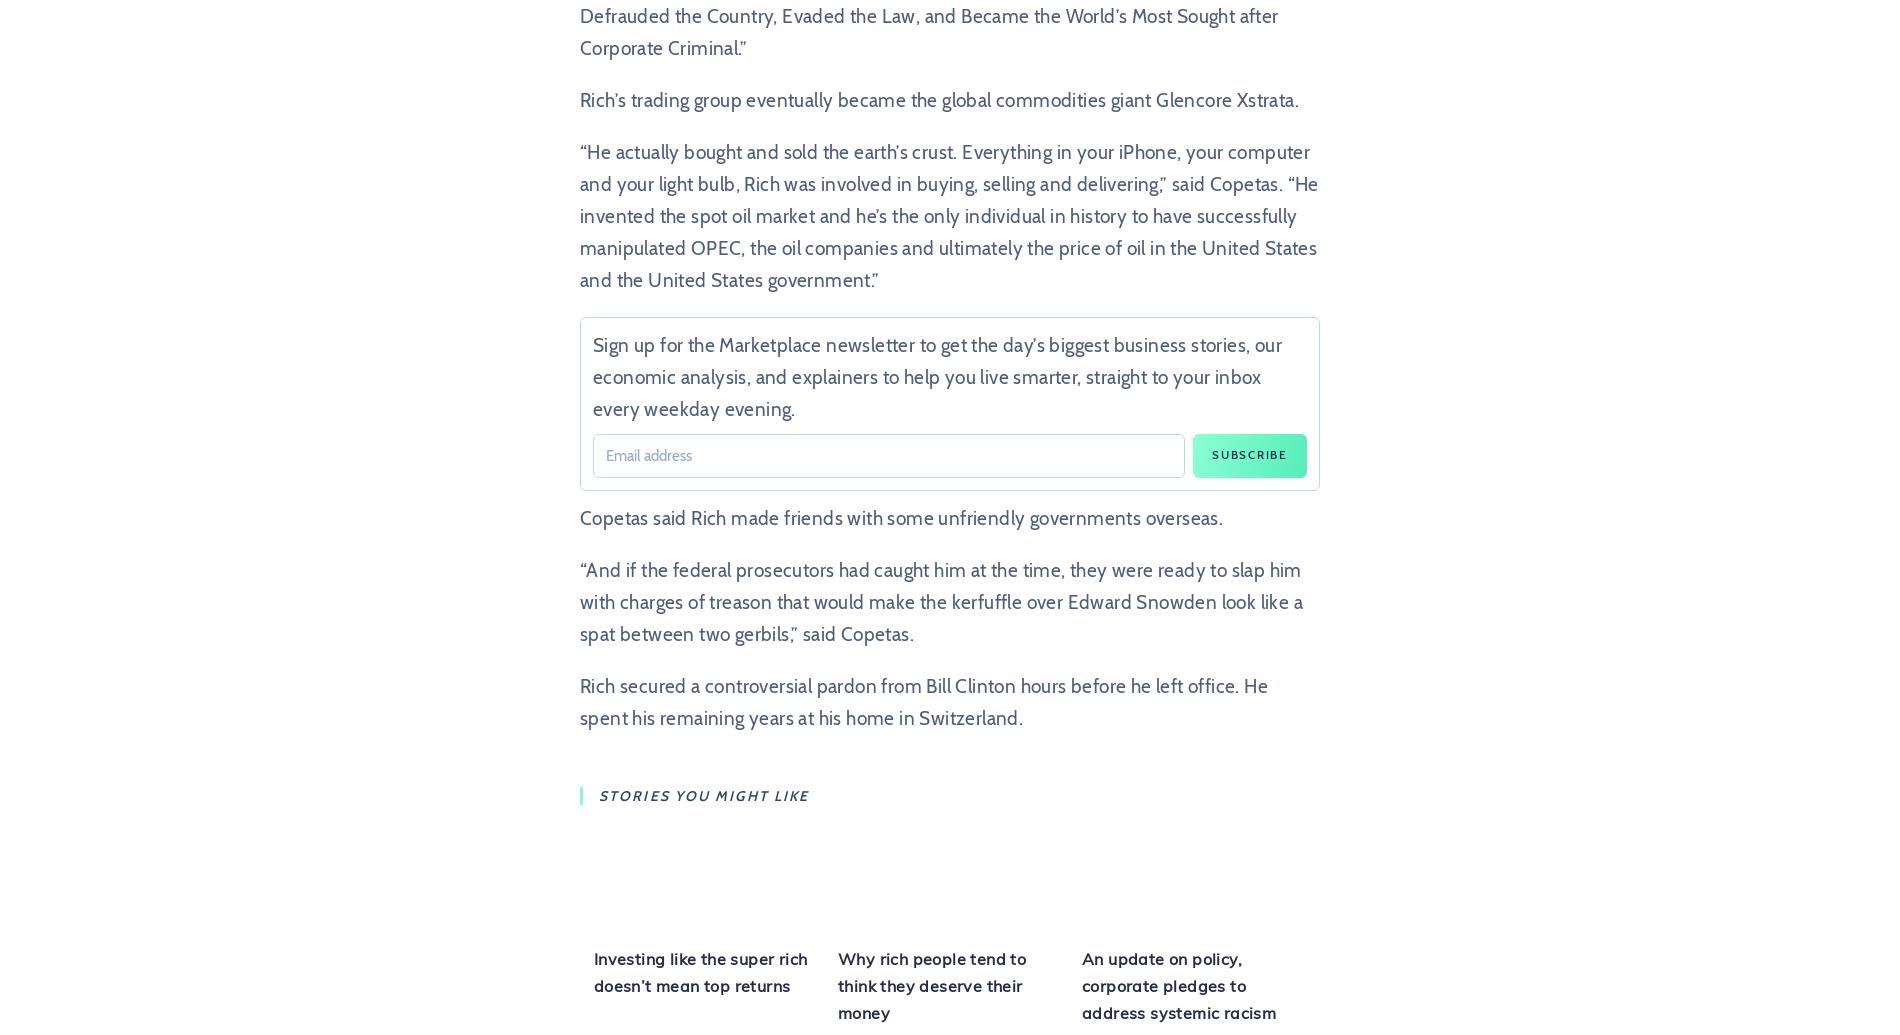  What do you see at coordinates (699, 971) in the screenshot?
I see `'Investing like the super rich doesn’t mean top returns'` at bounding box center [699, 971].